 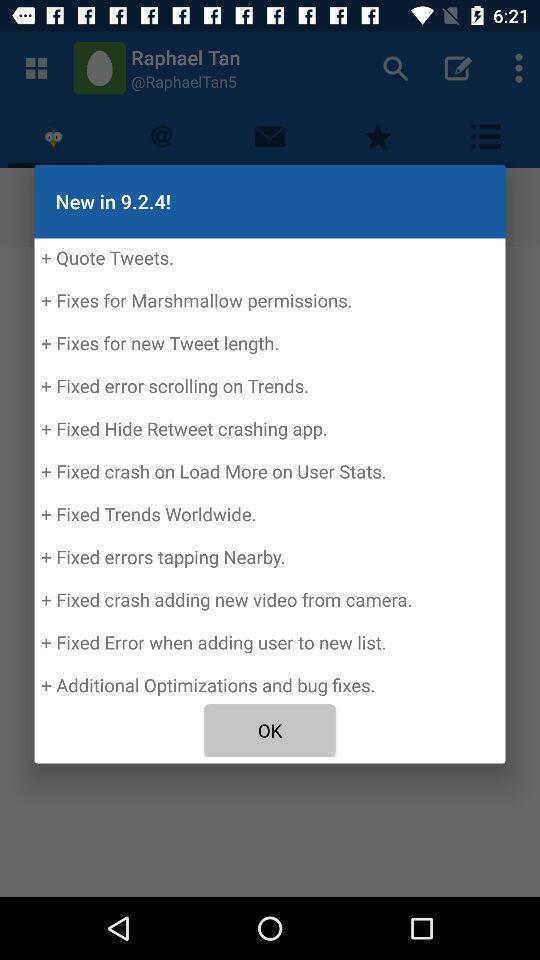 I want to click on the ok icon, so click(x=270, y=729).